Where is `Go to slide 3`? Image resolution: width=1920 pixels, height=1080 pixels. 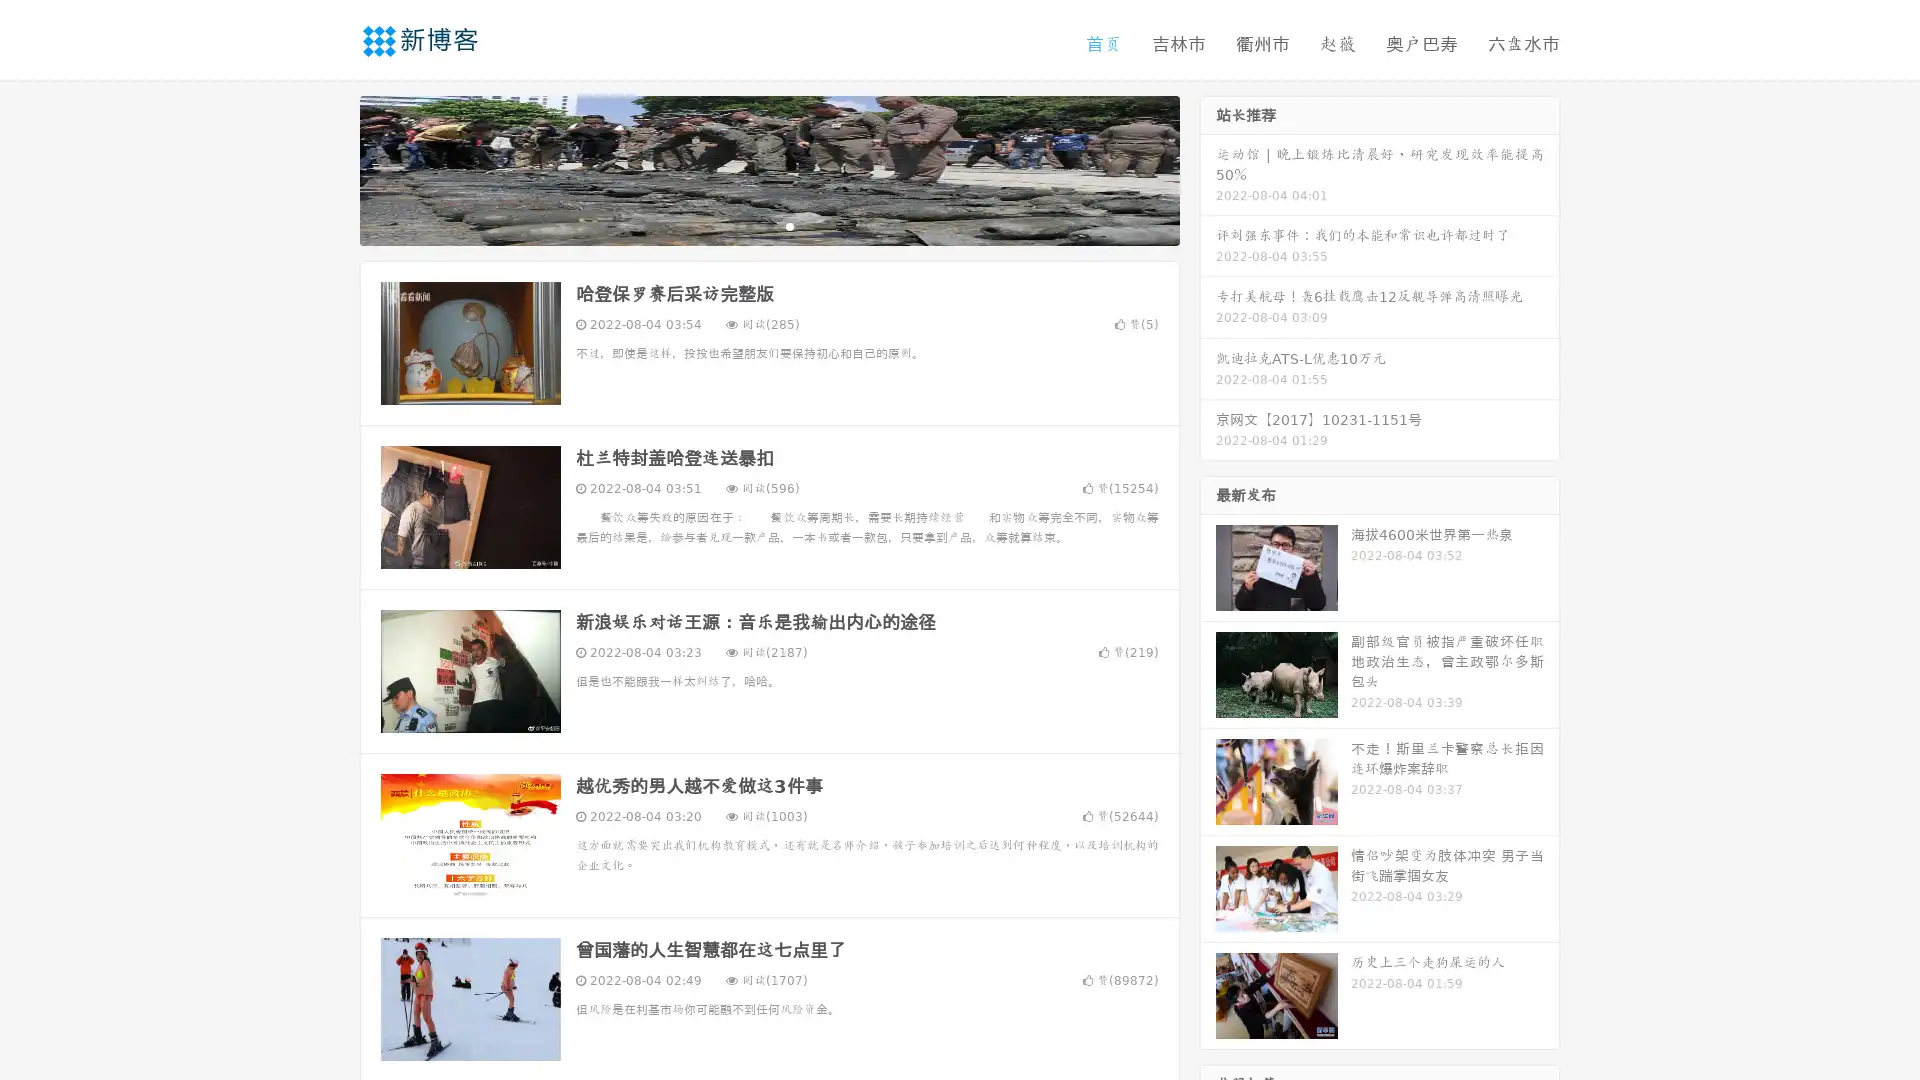 Go to slide 3 is located at coordinates (789, 225).